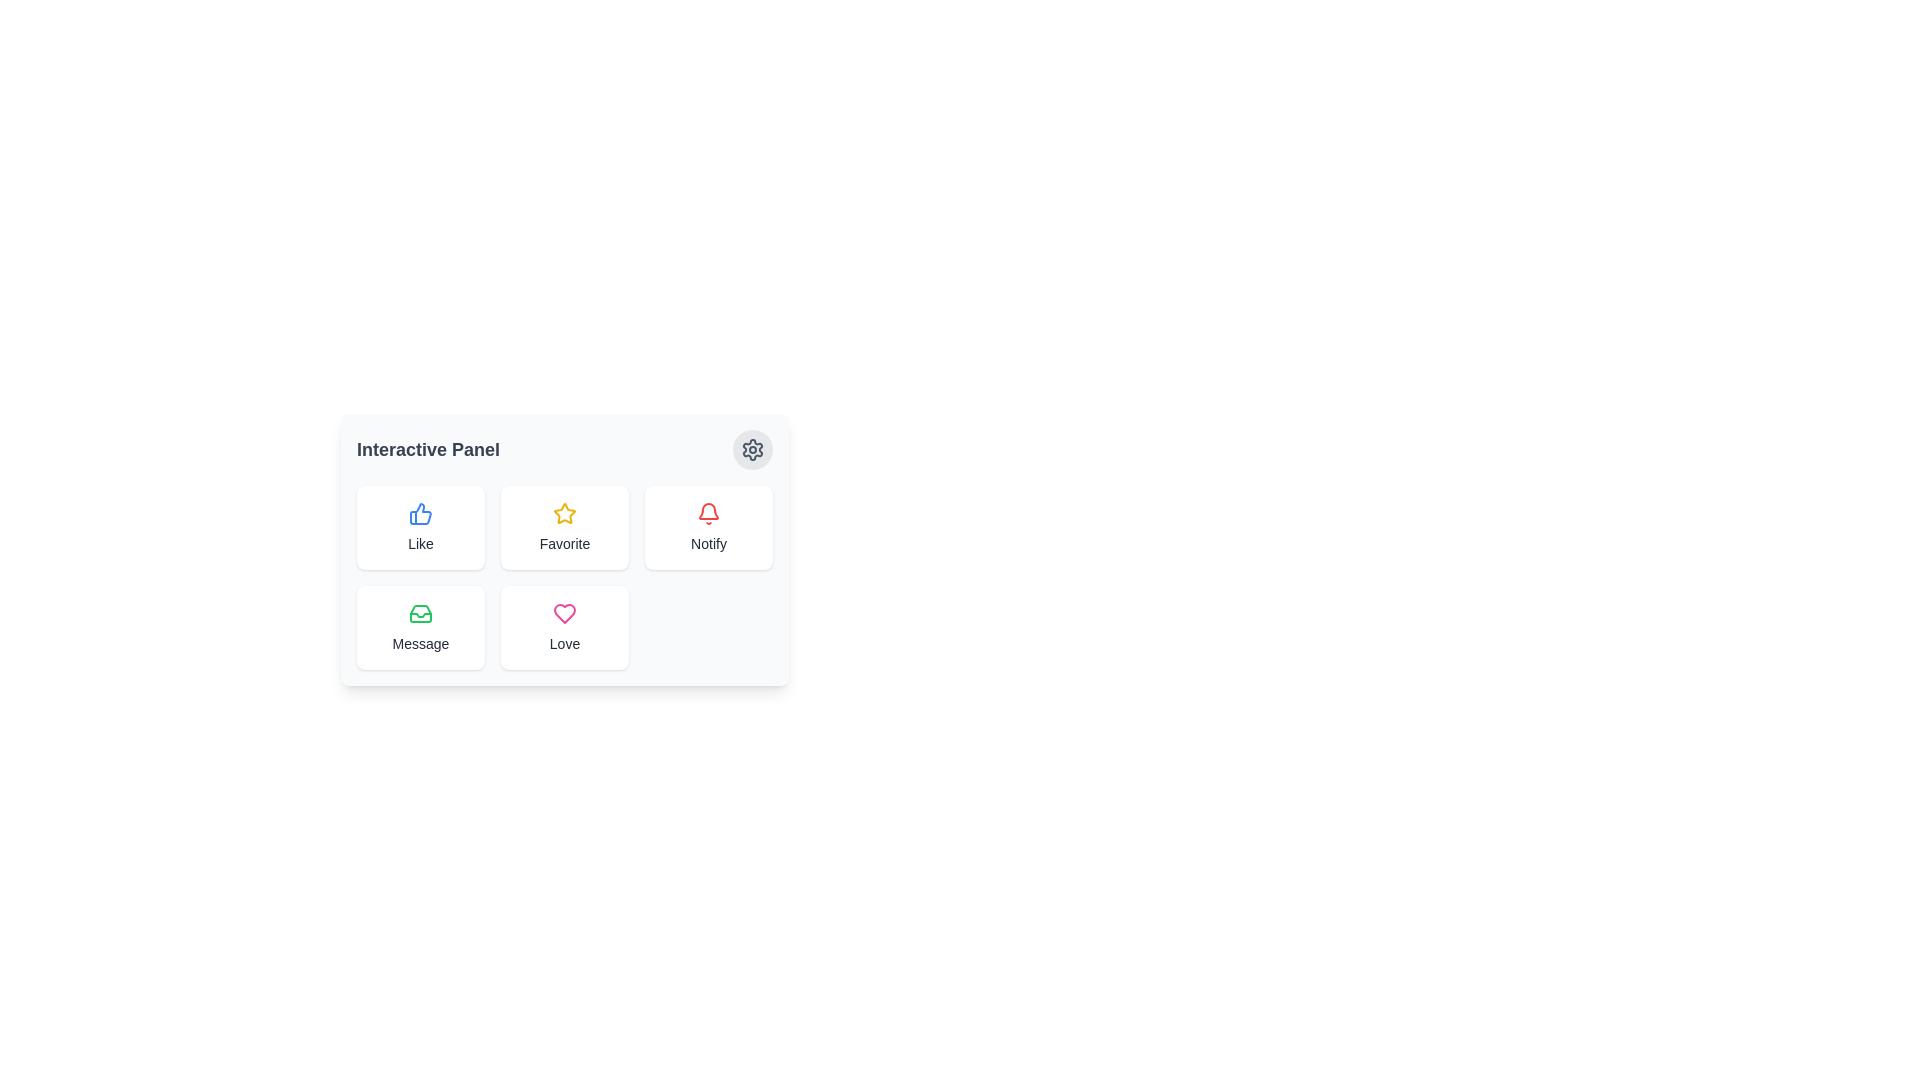 Image resolution: width=1920 pixels, height=1080 pixels. What do you see at coordinates (564, 512) in the screenshot?
I see `the yellow star-shaped icon` at bounding box center [564, 512].